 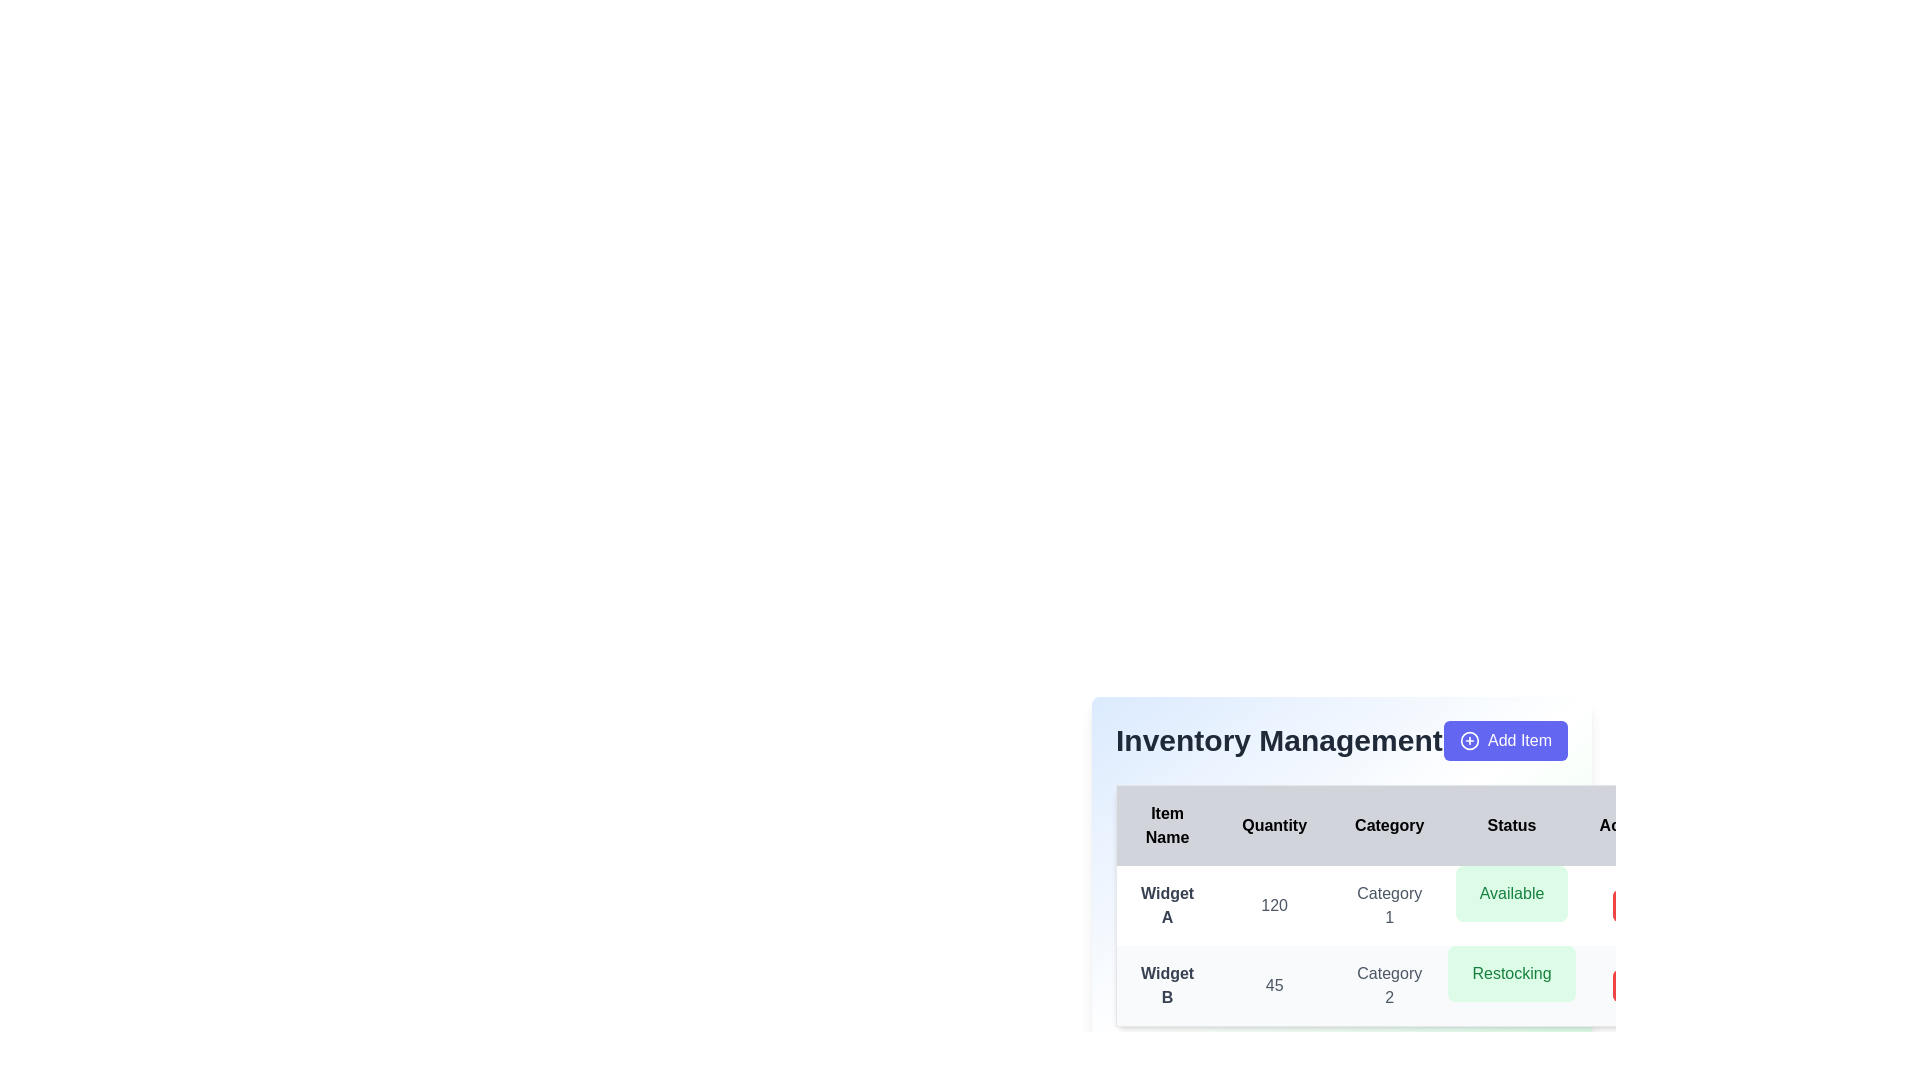 I want to click on the 'Status' text label which is a bold, black text on a gray background located in the fourth column of a table header, between 'Category' and 'Actions', so click(x=1512, y=825).